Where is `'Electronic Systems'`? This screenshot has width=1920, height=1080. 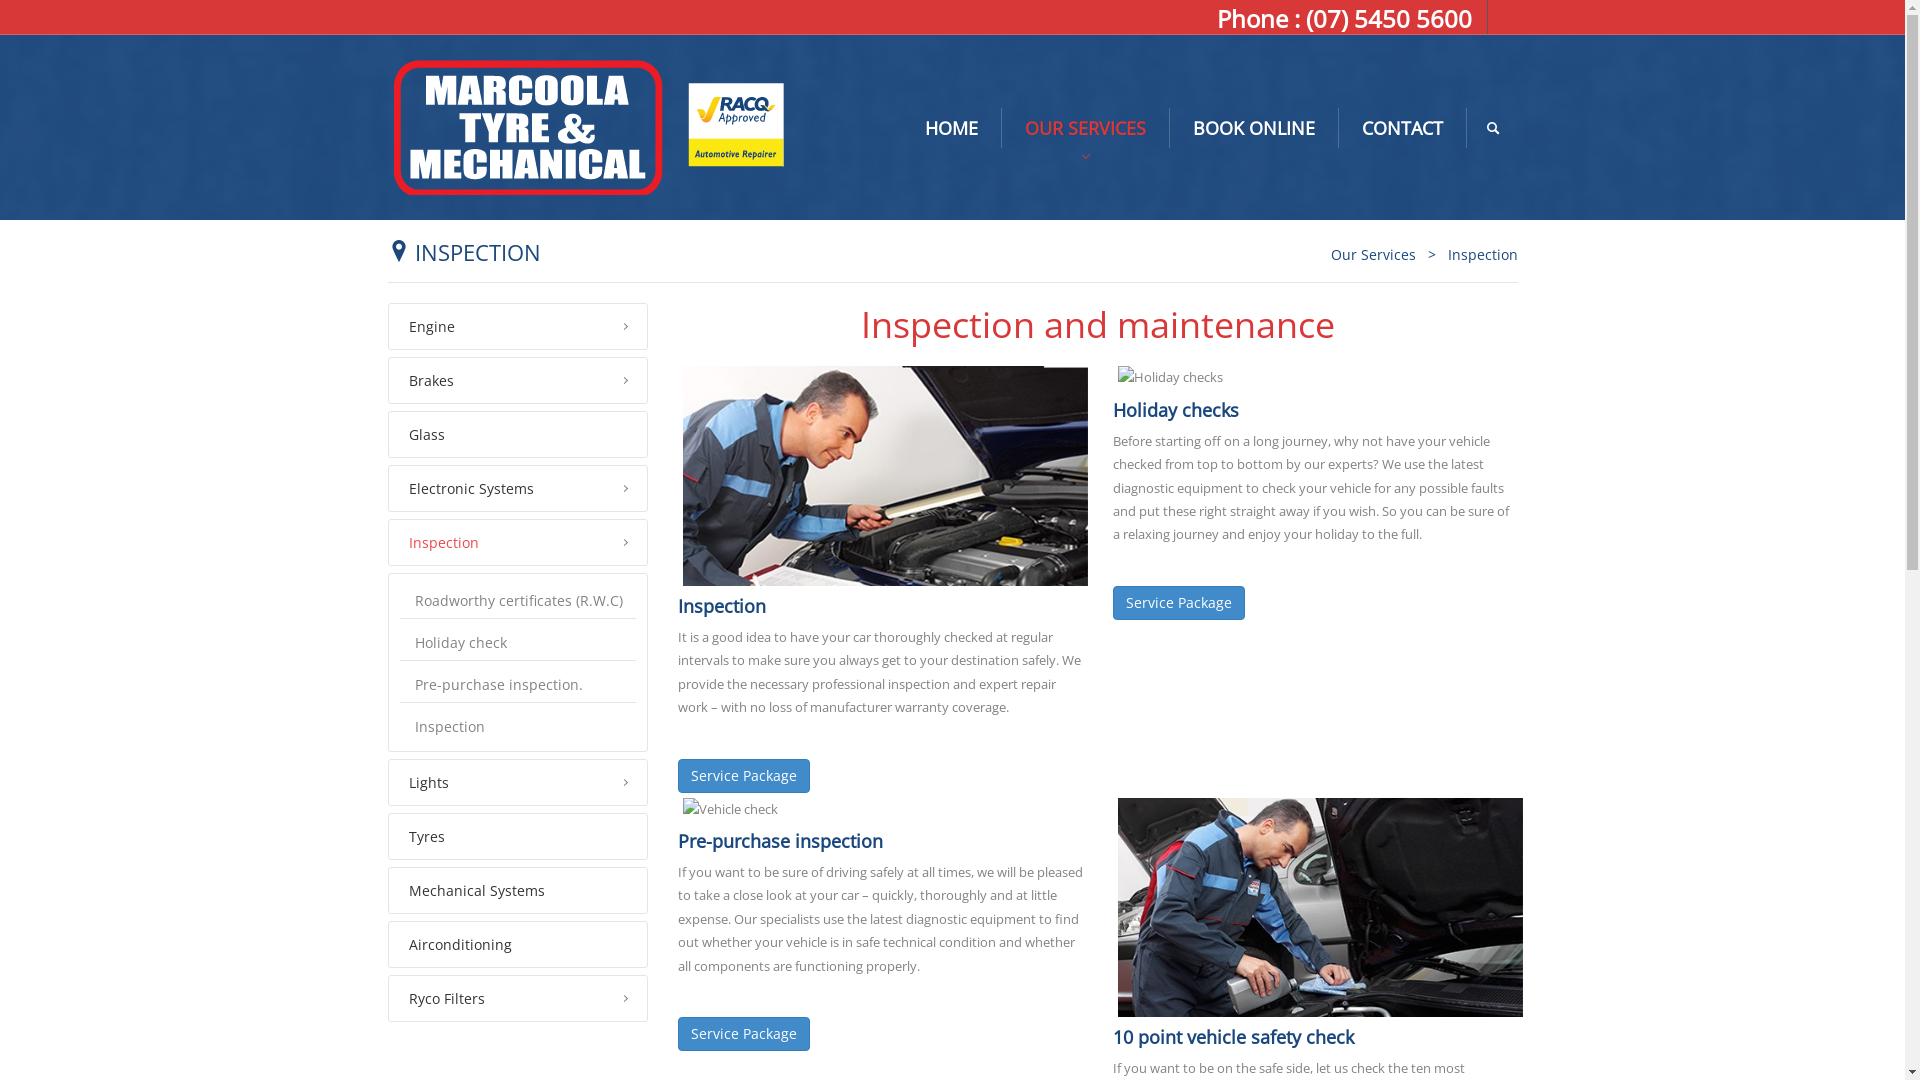 'Electronic Systems' is located at coordinates (518, 488).